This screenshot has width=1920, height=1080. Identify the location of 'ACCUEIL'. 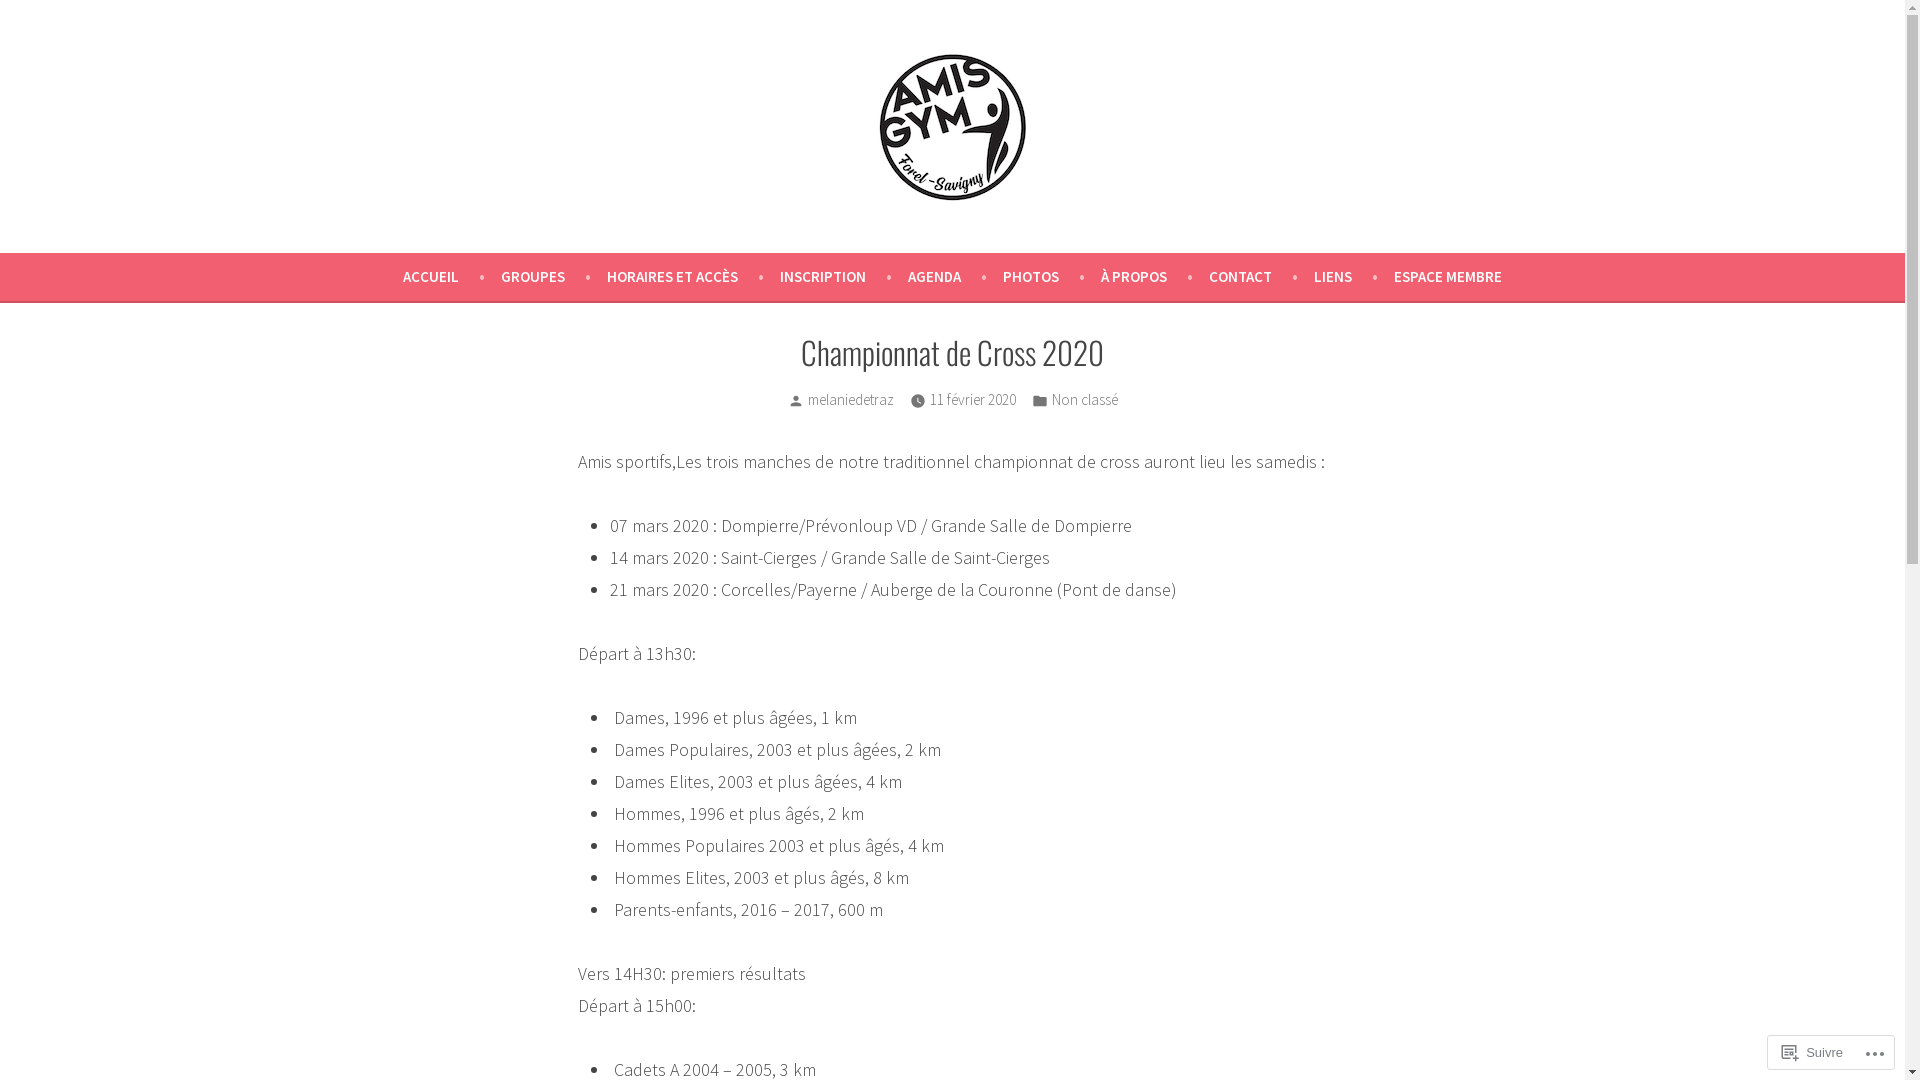
(450, 277).